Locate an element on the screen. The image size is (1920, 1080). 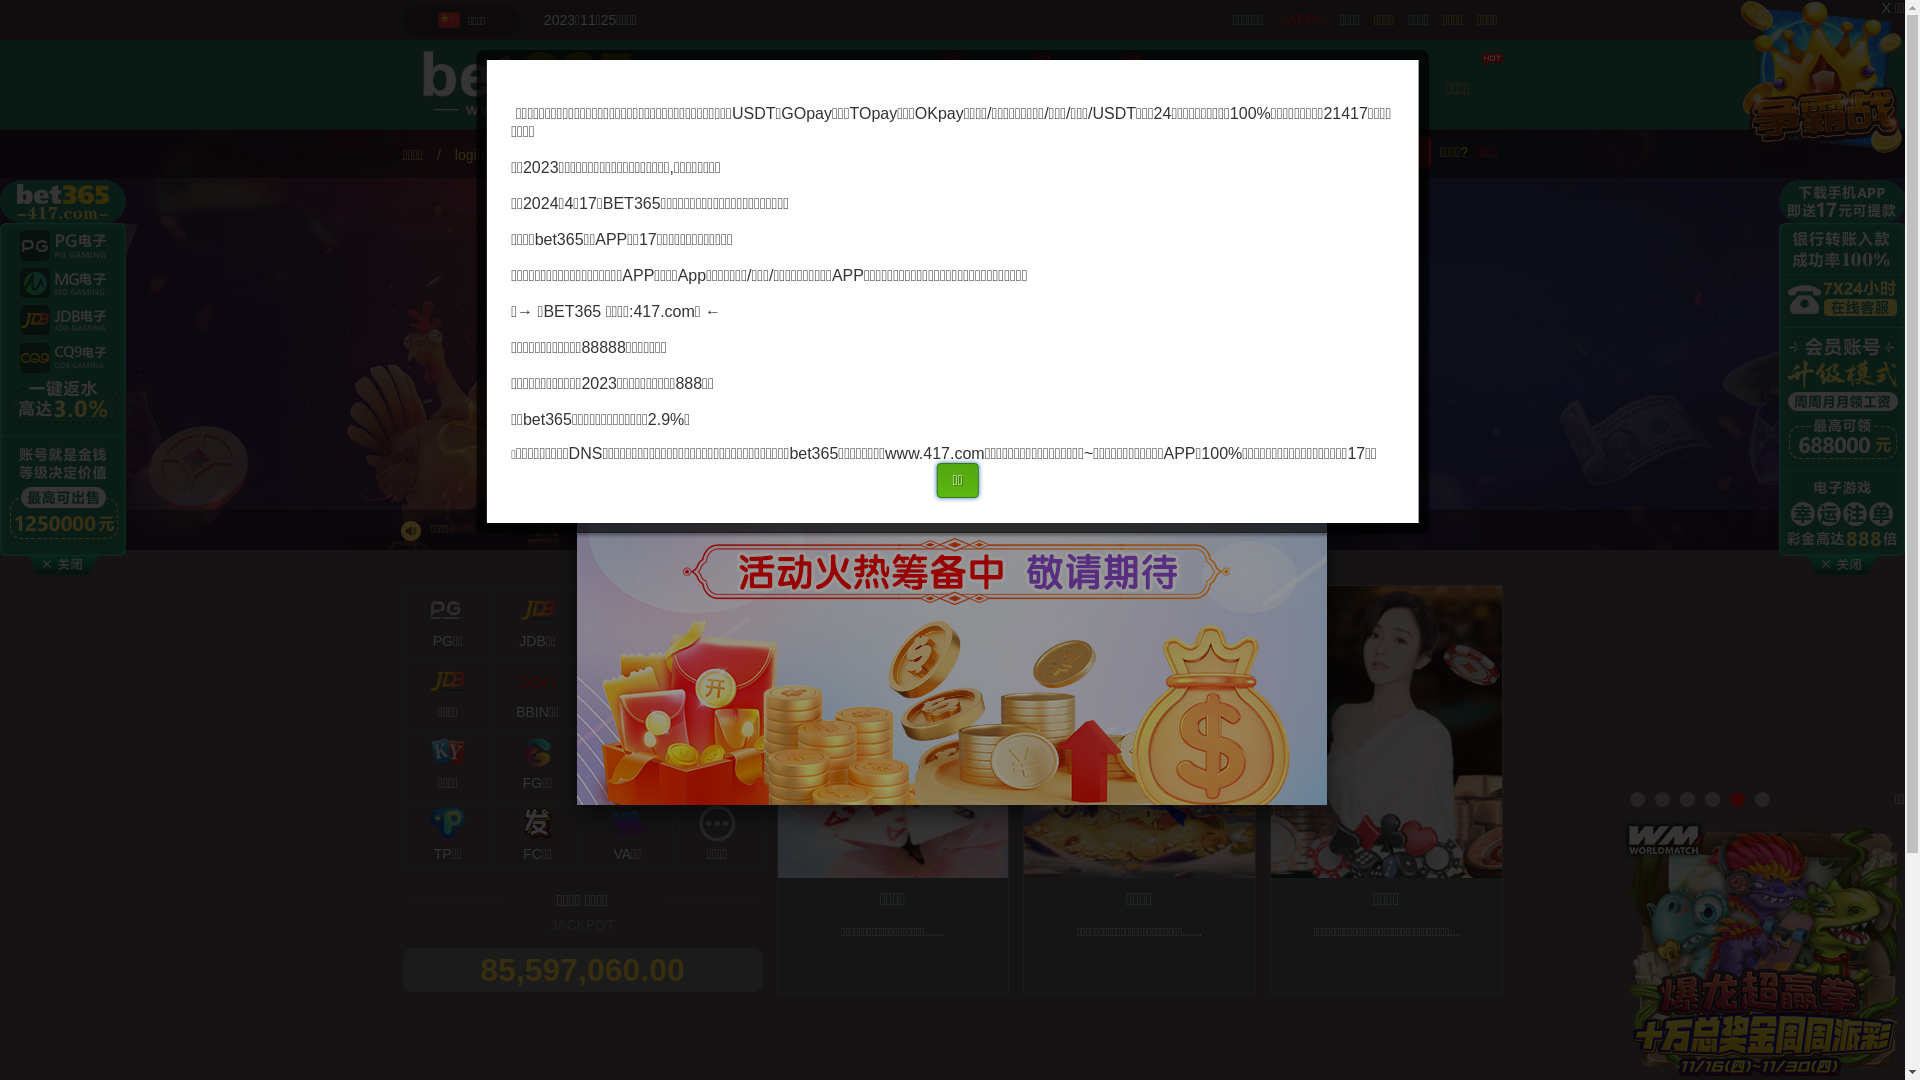
'Close' is located at coordinates (1326, 274).